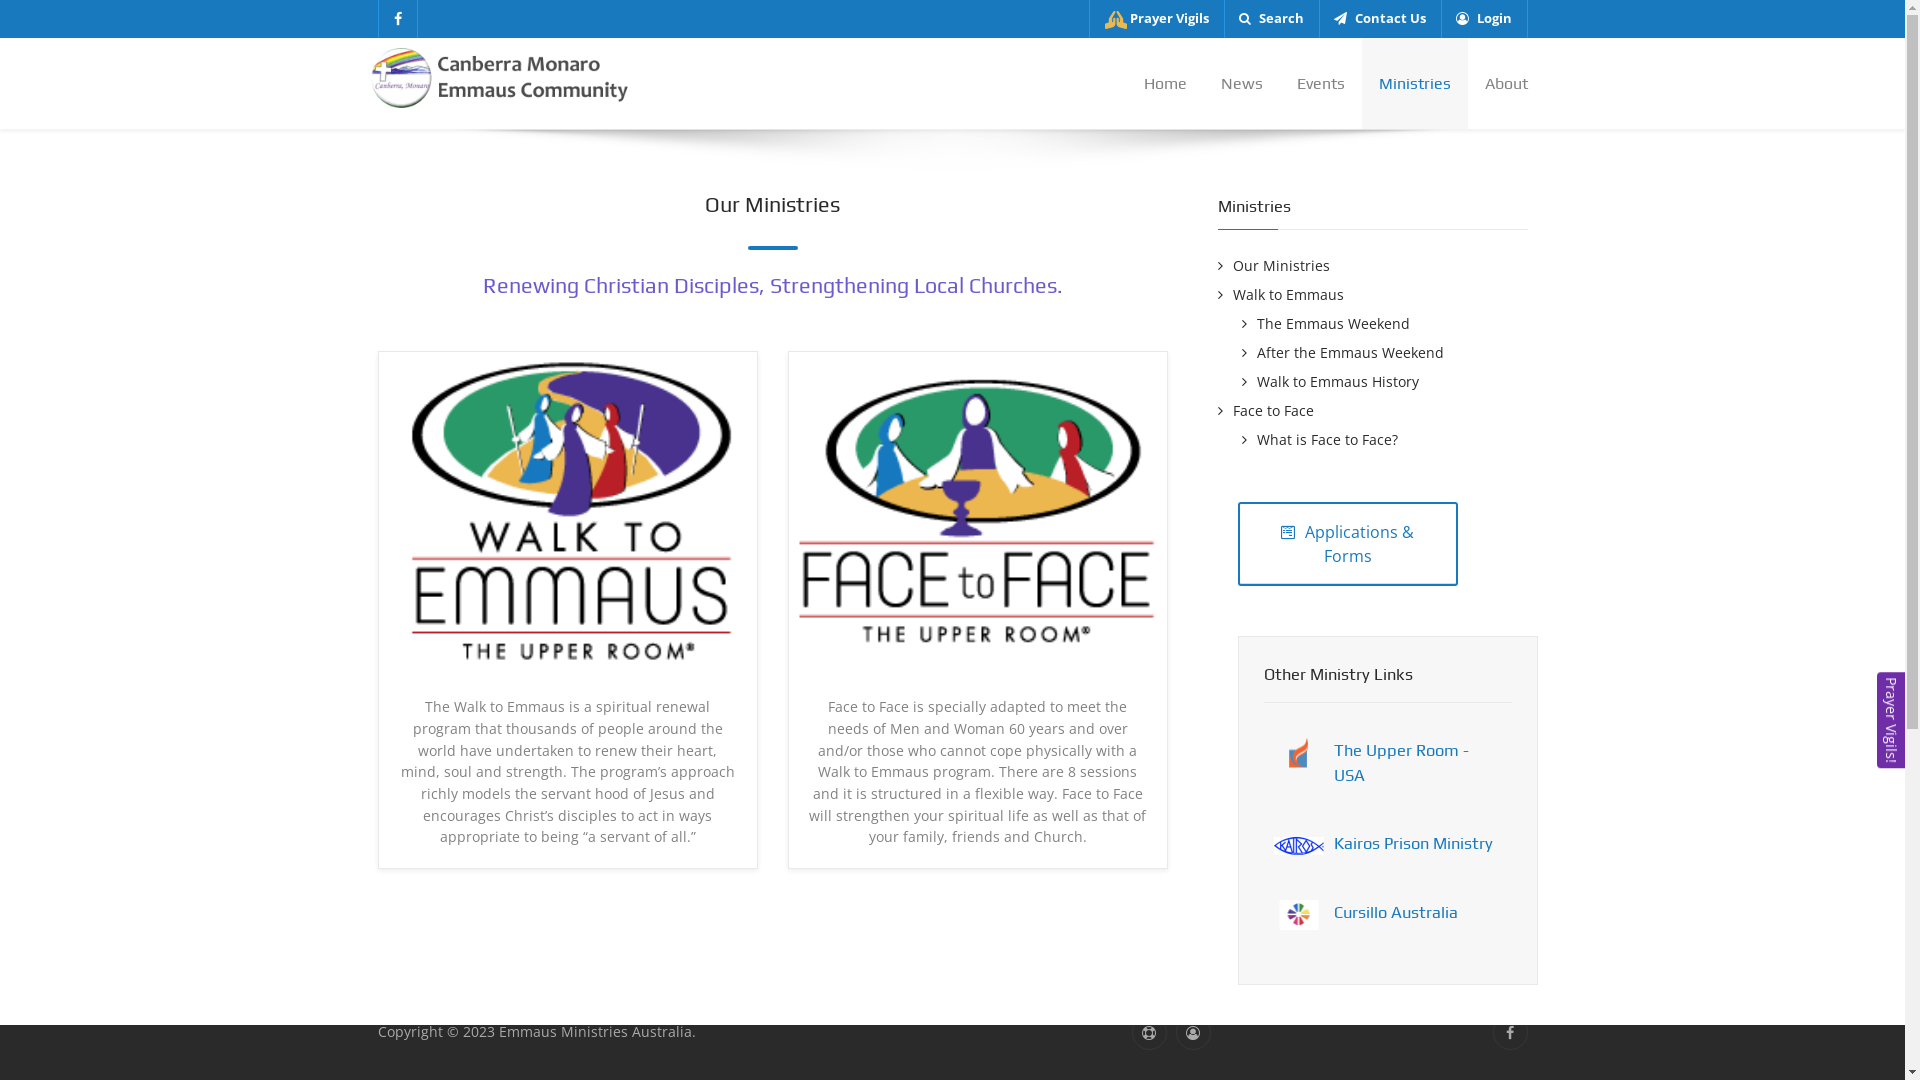 The height and width of the screenshot is (1080, 1920). Describe the element at coordinates (1241, 82) in the screenshot. I see `'News'` at that location.